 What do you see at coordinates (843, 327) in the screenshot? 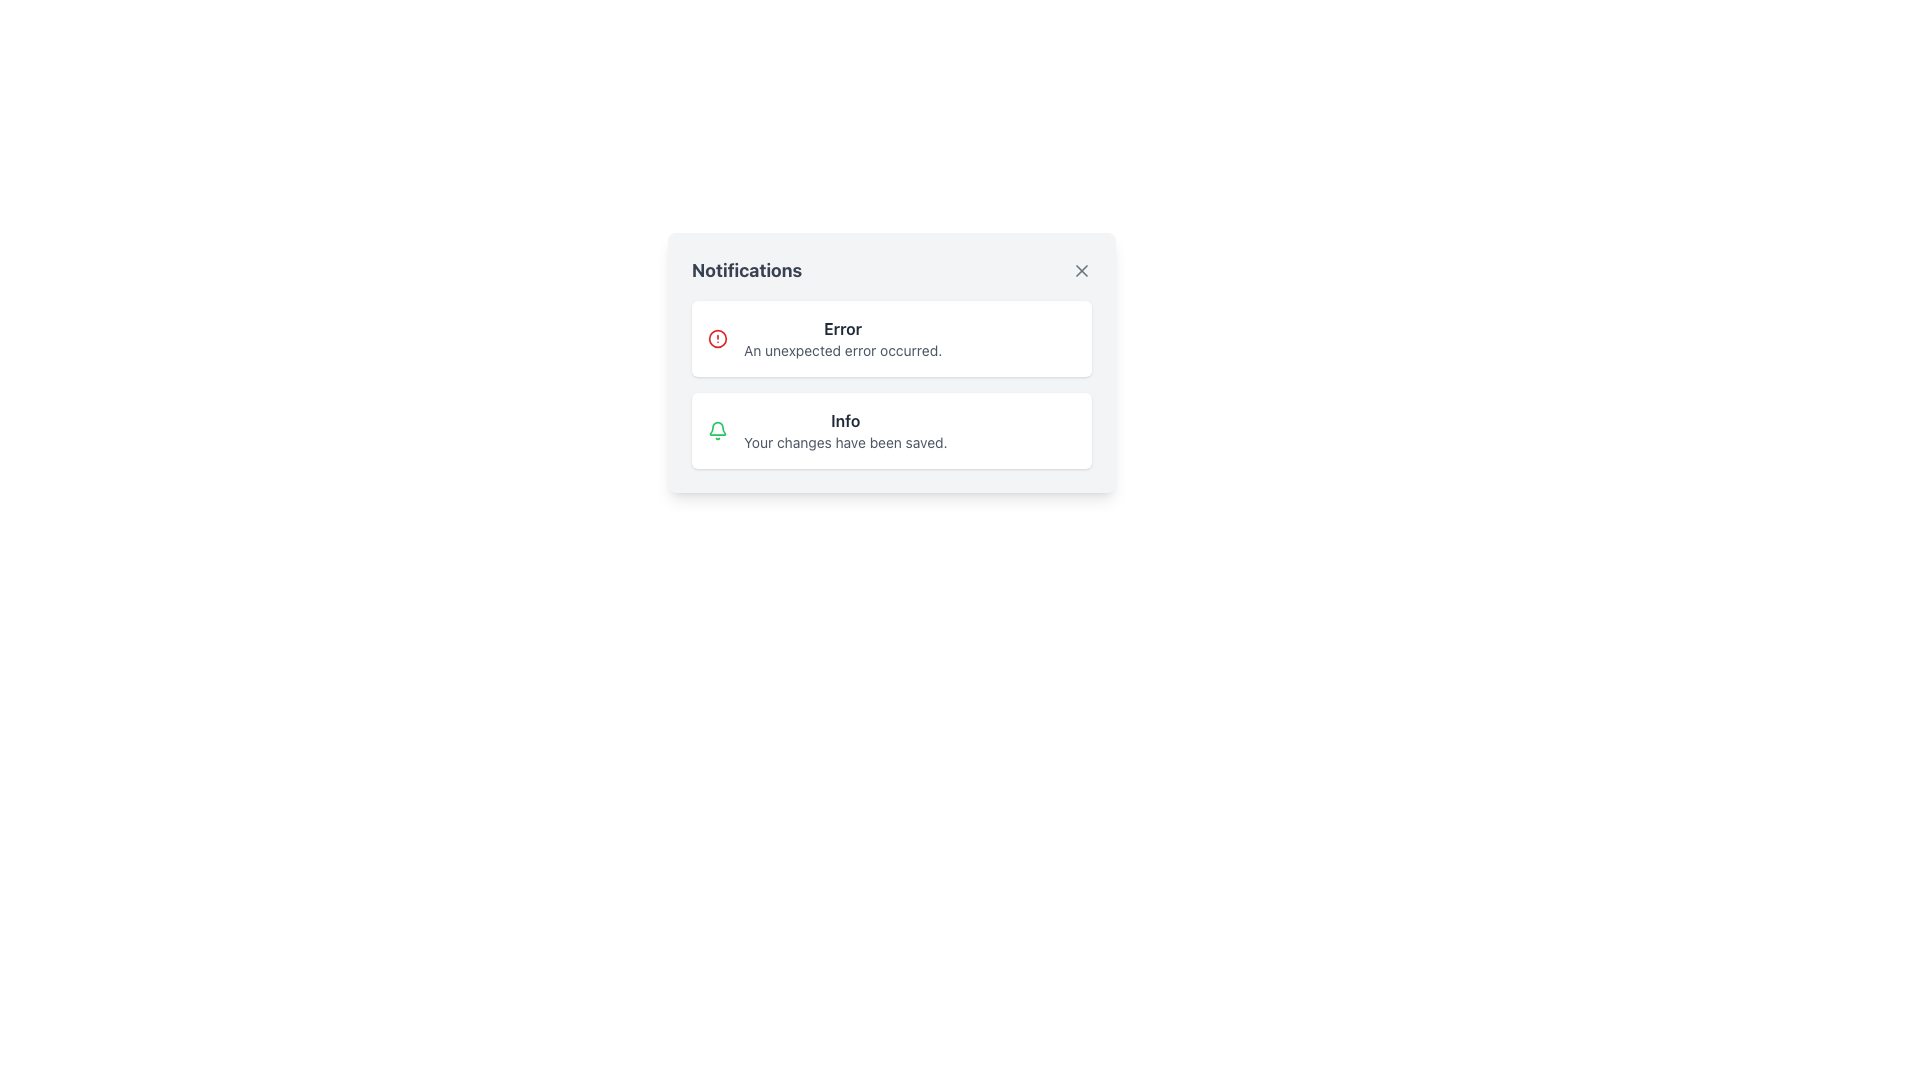
I see `text label displaying the word 'Error' in bold, dark gray font located at the top of the notification content block` at bounding box center [843, 327].